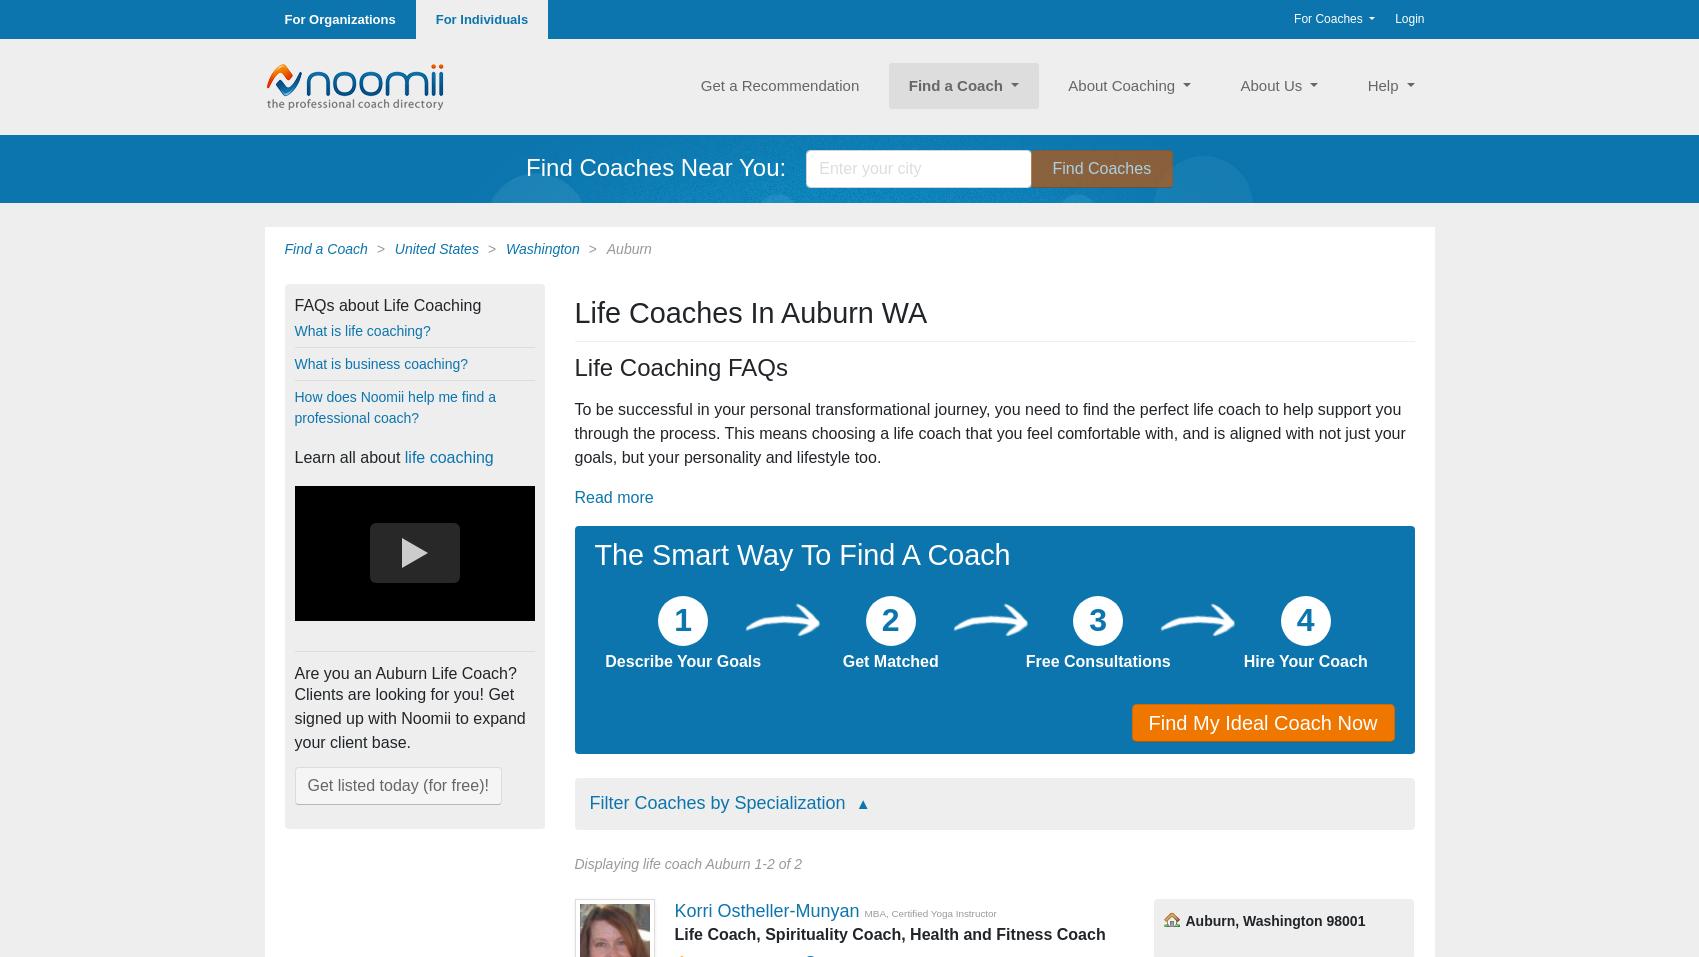 This screenshot has width=1699, height=957. I want to click on 'I coach souls who seek fulfillment in life, looking to identify what's truly important, facing their inner critic, and tapping into their passion to live a magnificent knock-your-socks-off life', so click(672, 173).